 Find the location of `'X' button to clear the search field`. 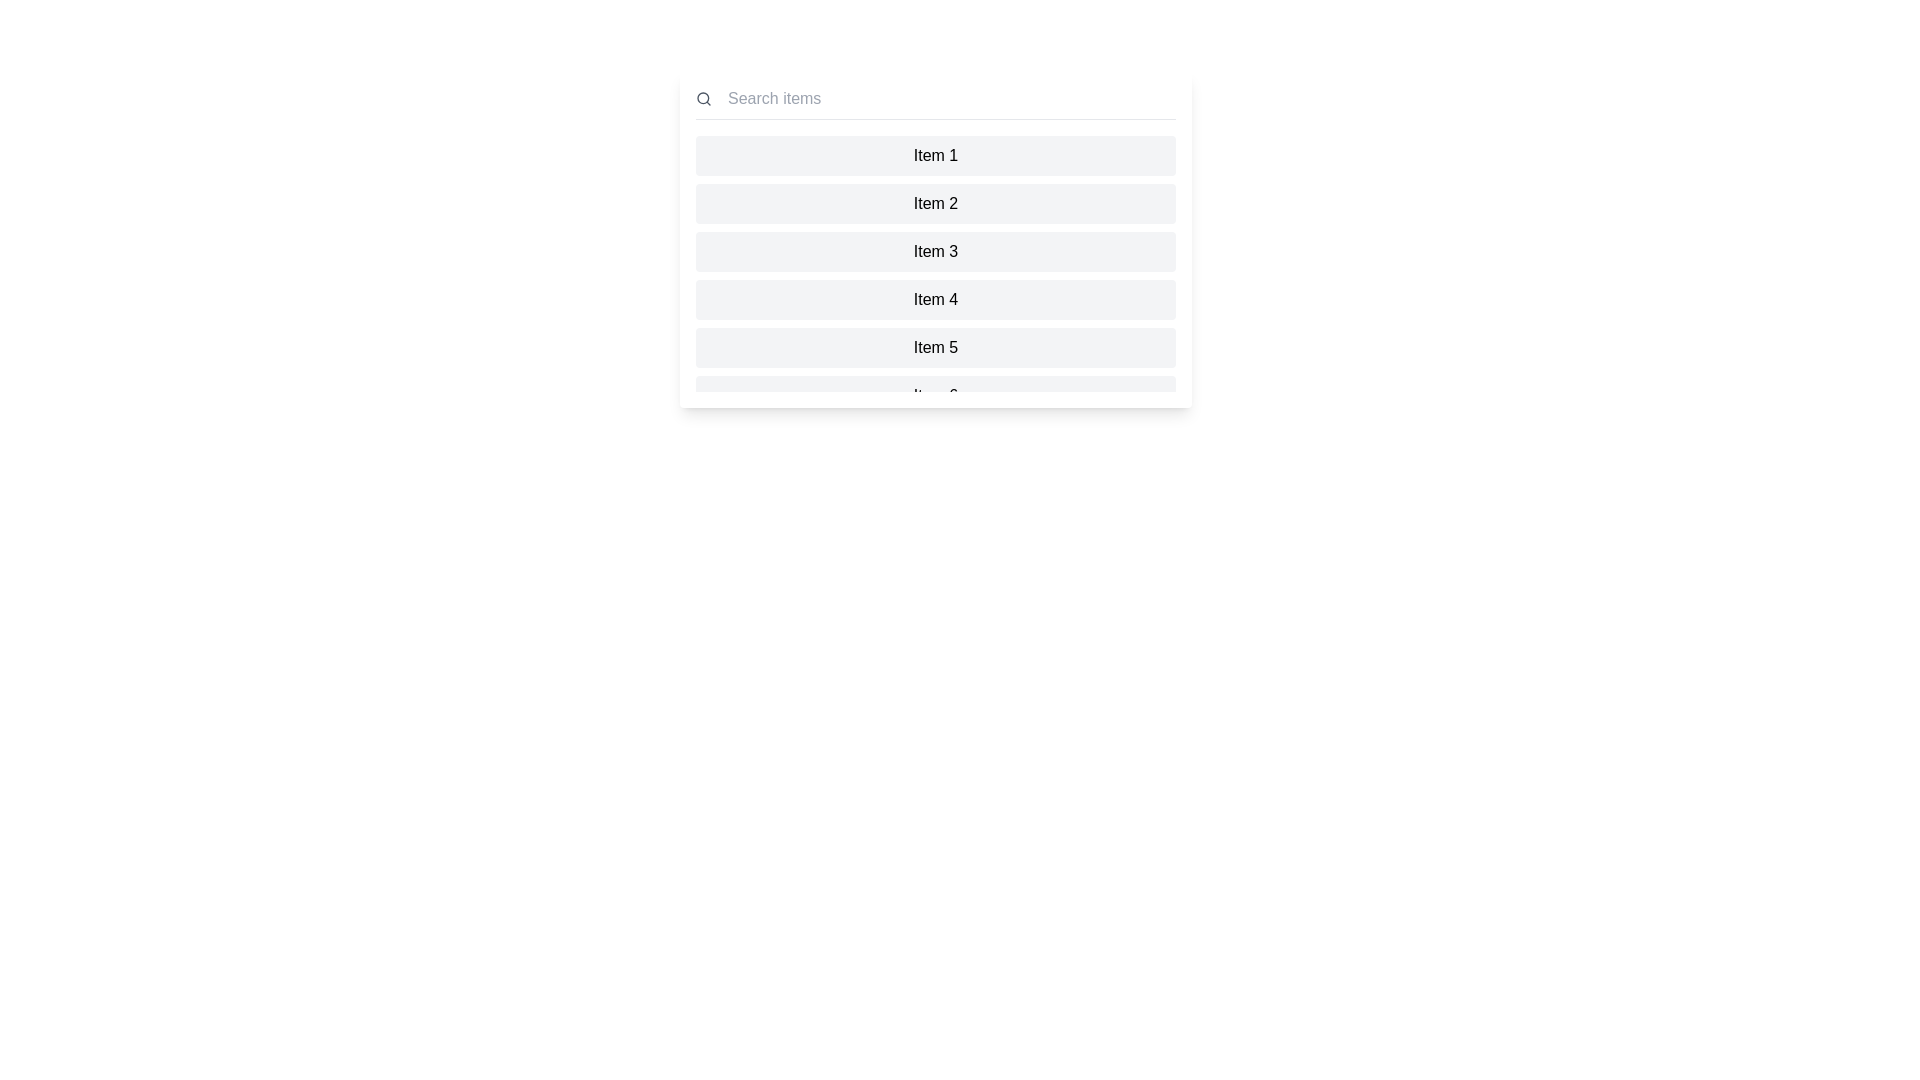

'X' button to clear the search field is located at coordinates (1176, 99).